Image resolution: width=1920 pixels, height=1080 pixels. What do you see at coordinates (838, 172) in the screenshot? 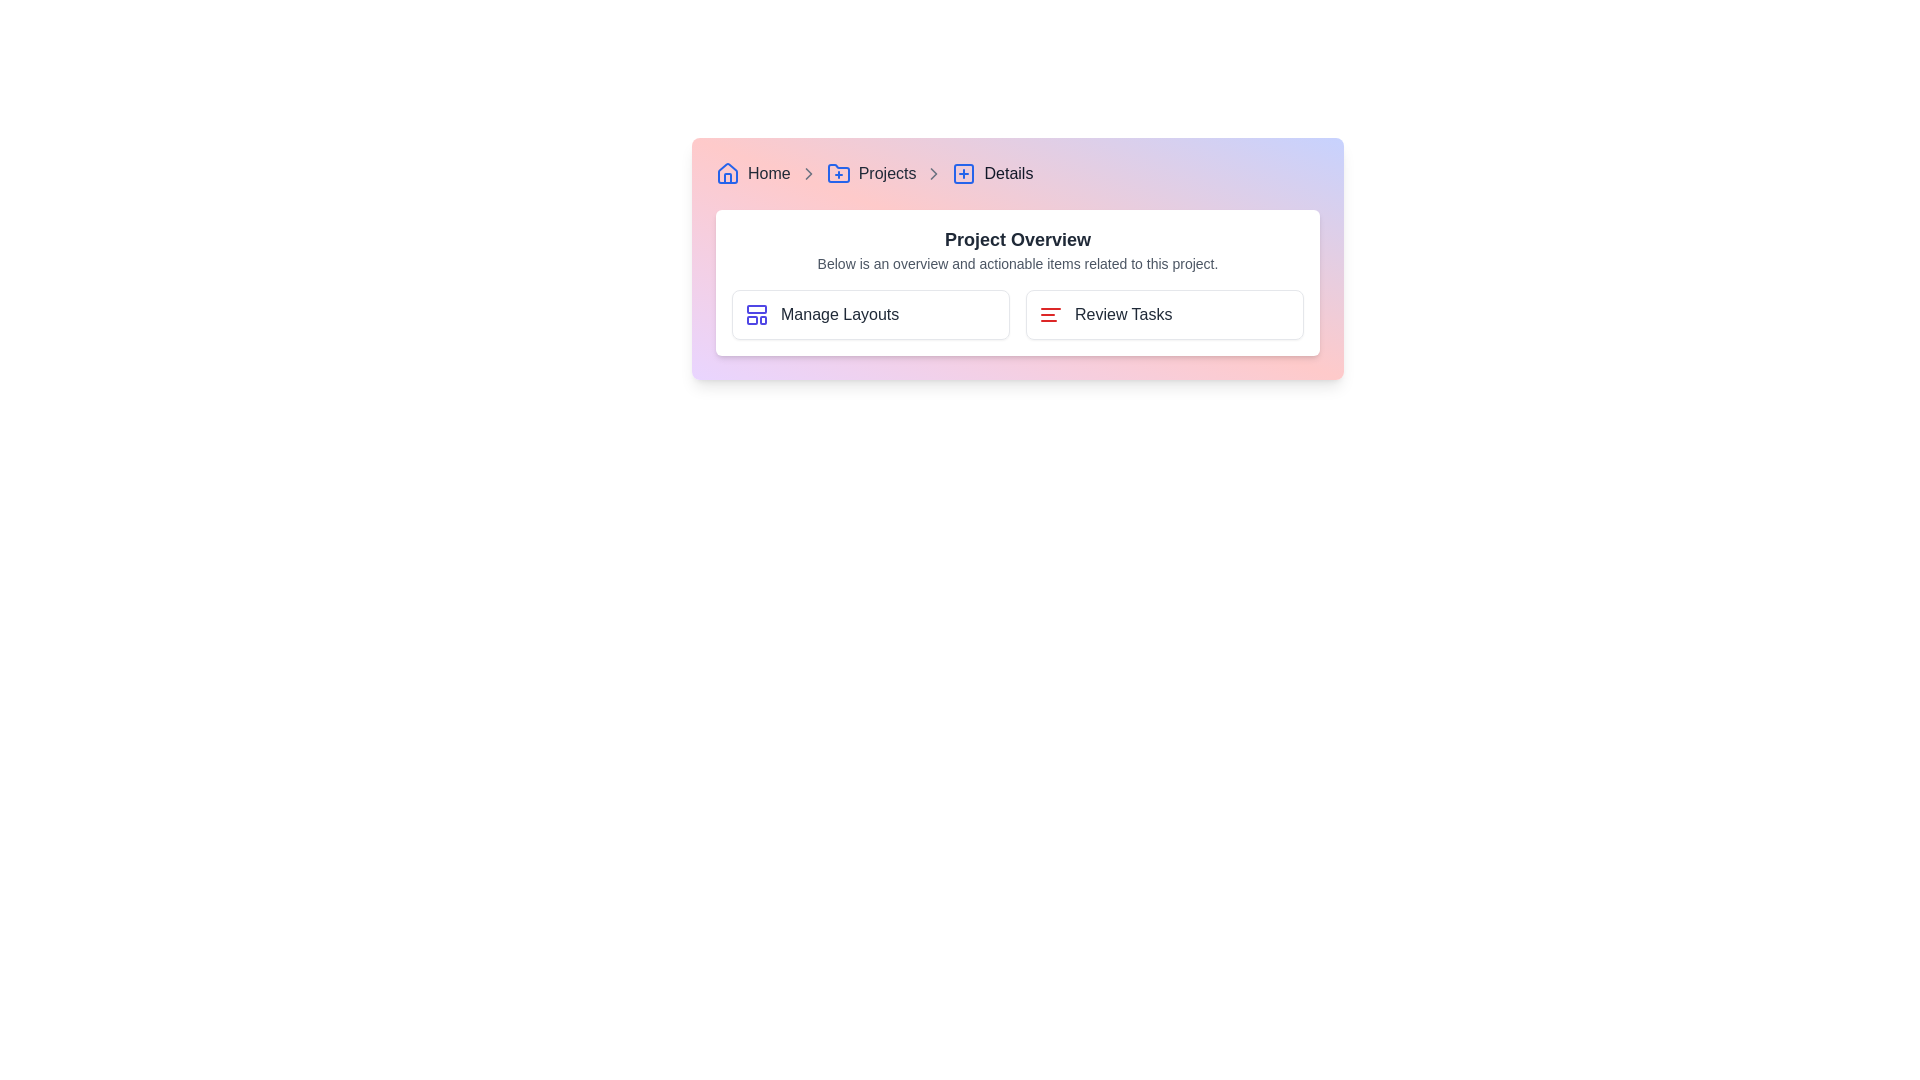
I see `the folder-shaped icon with a blue border and a plus symbol, located in the breadcrumb navigation bar between 'Projects' and 'Details'` at bounding box center [838, 172].